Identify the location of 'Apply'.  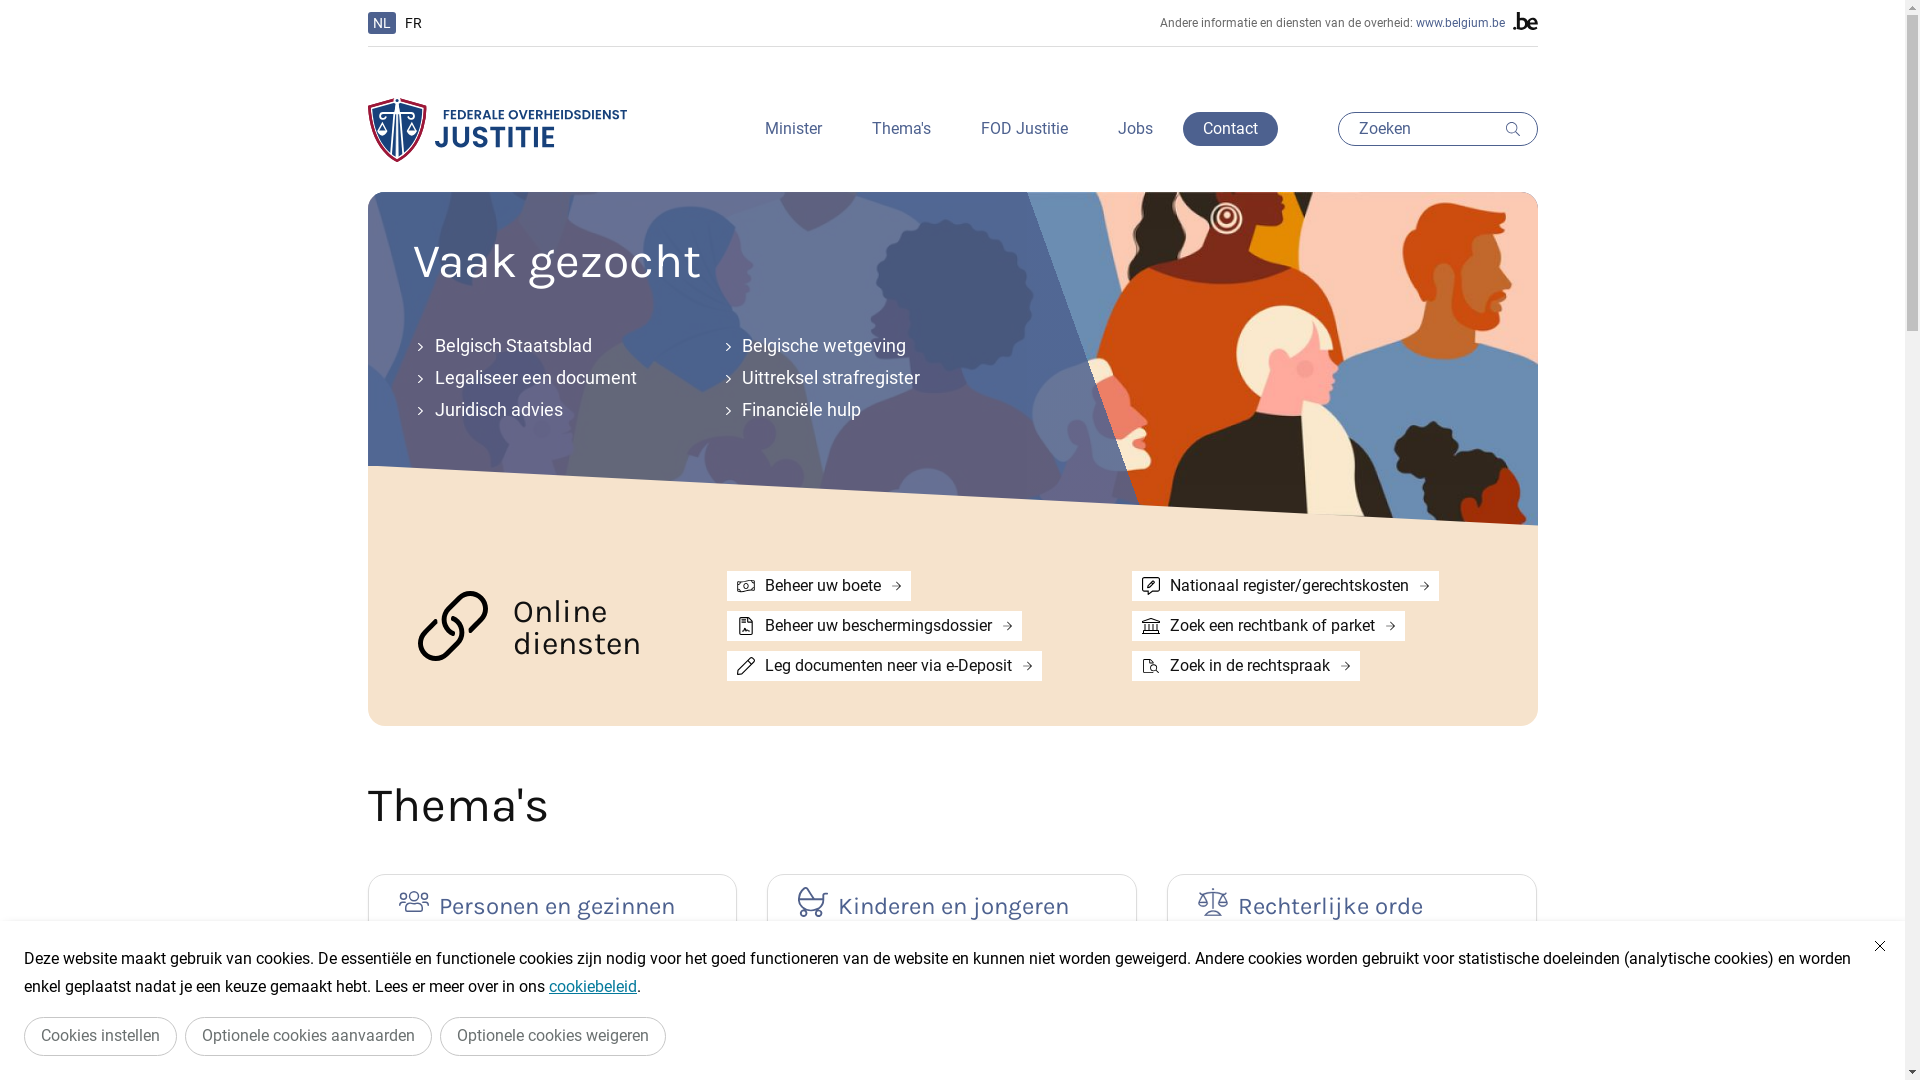
(1496, 128).